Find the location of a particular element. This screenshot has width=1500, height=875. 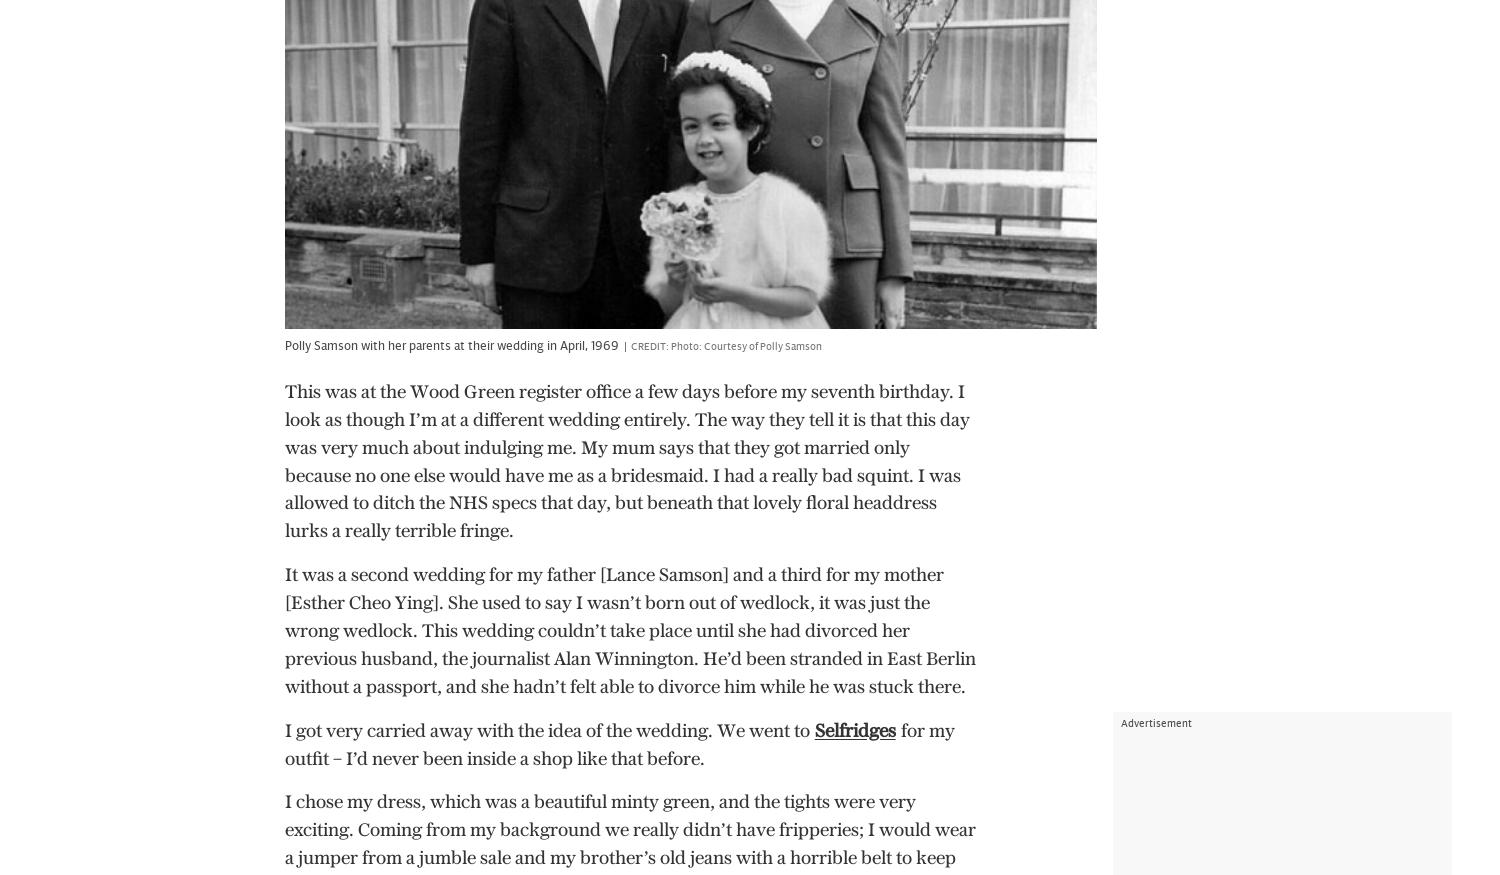

'The calculator that shows Jeremy Hunt’s tax cuts are a farce' is located at coordinates (627, 368).